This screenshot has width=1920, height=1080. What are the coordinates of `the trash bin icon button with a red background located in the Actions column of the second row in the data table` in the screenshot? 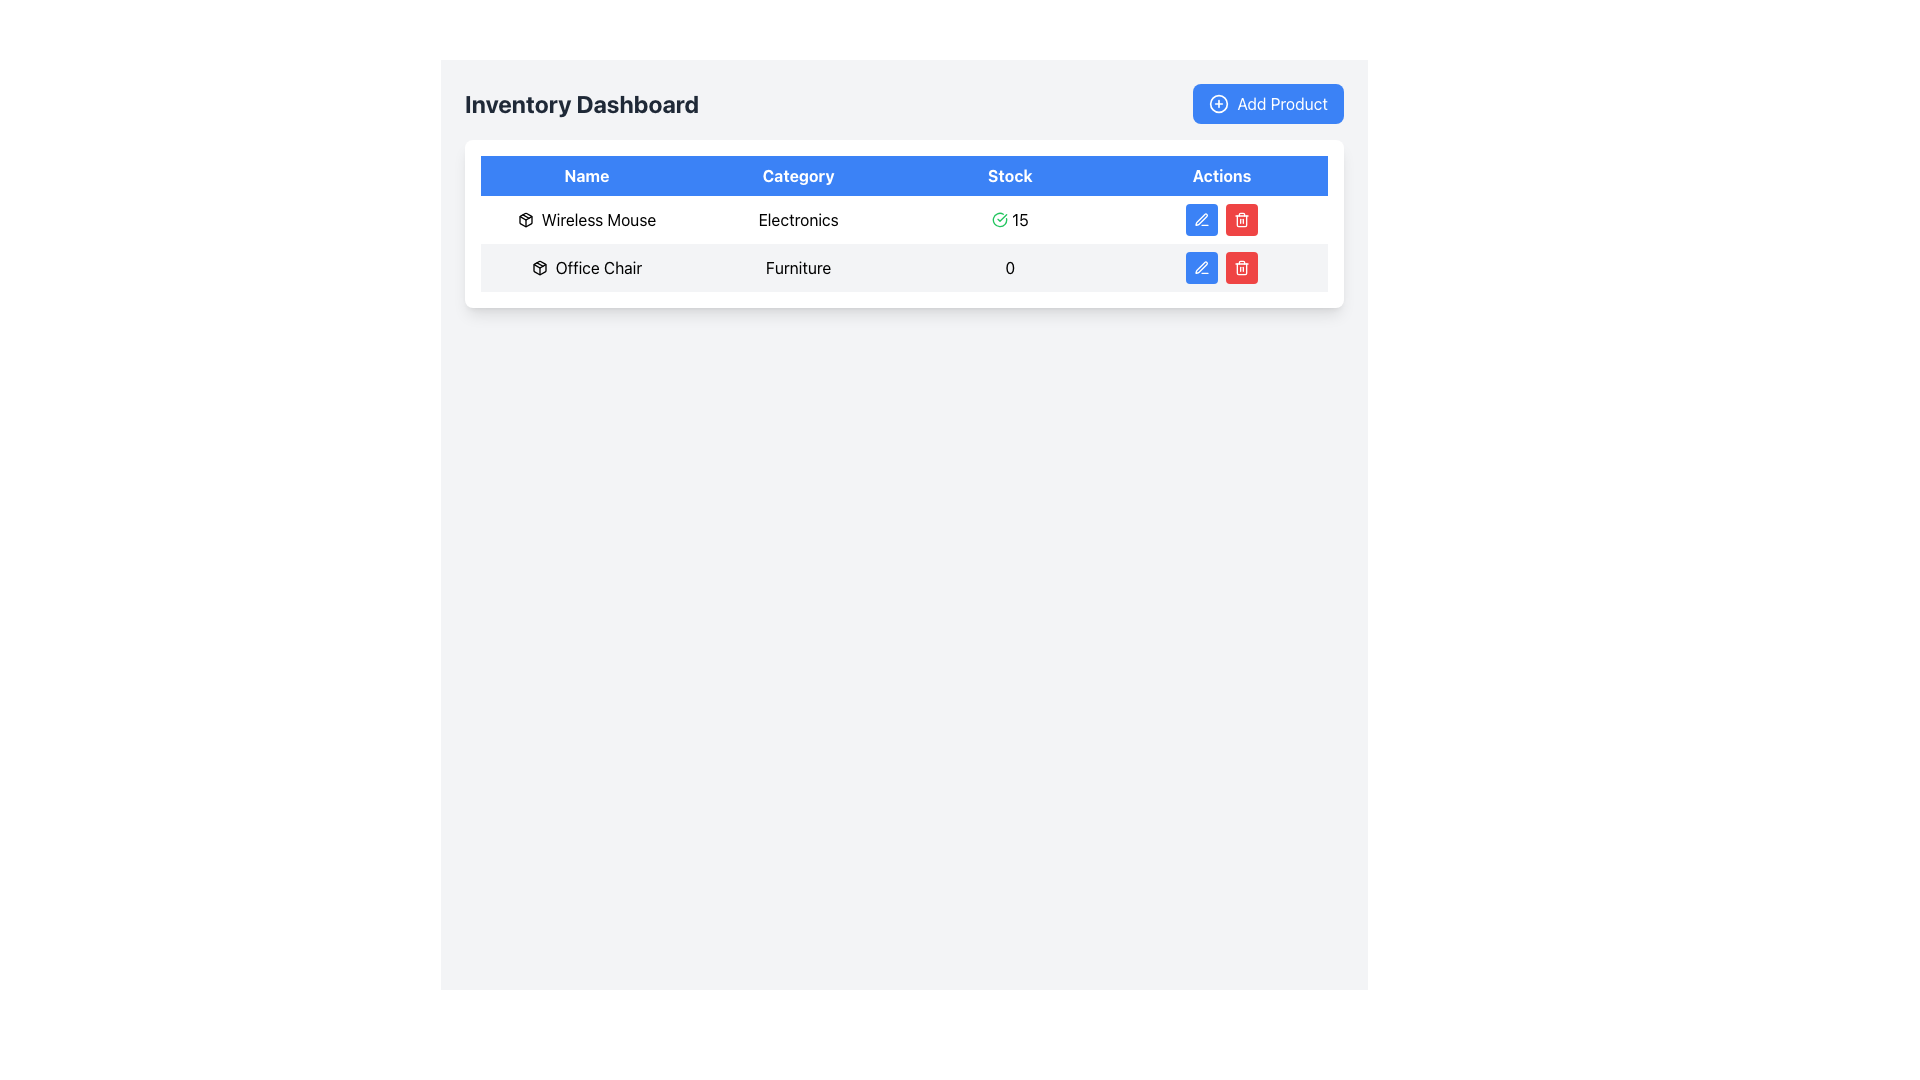 It's located at (1241, 266).